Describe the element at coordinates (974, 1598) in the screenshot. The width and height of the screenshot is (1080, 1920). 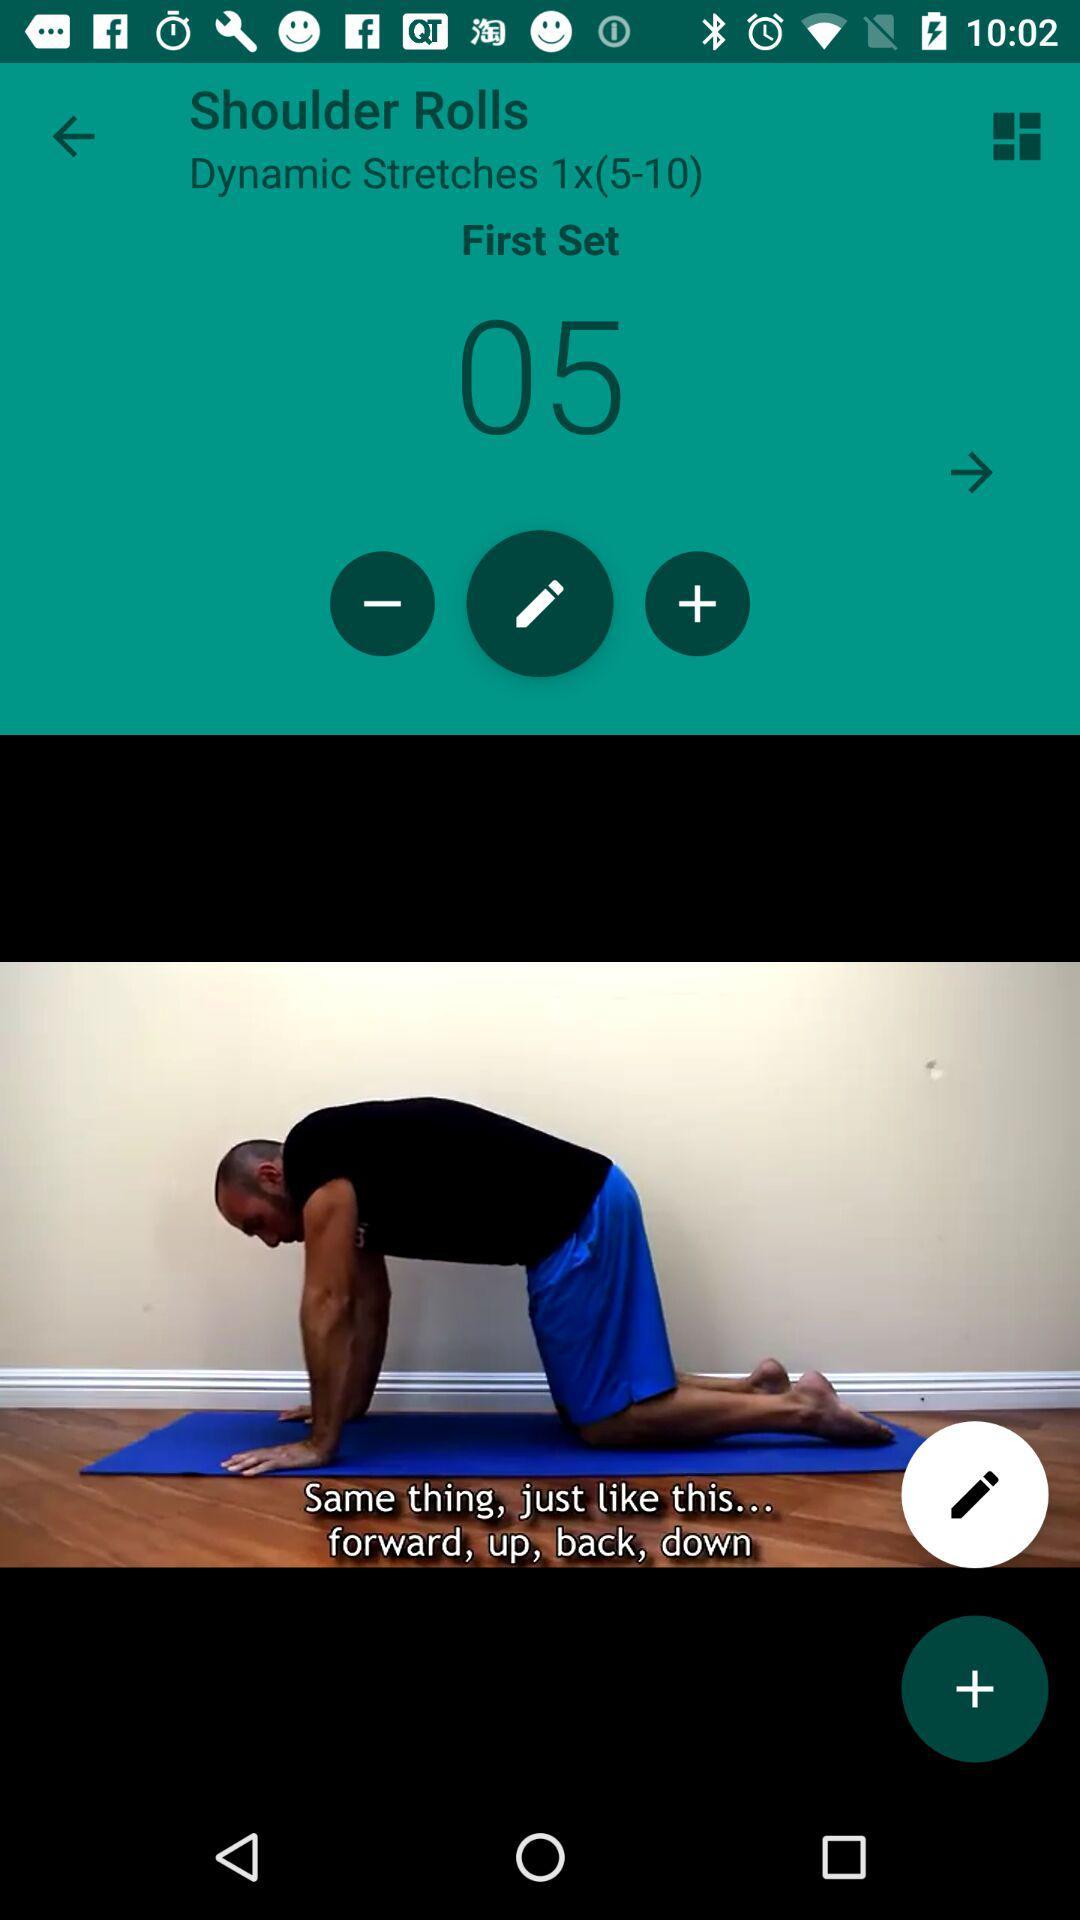
I see `the edit icon` at that location.